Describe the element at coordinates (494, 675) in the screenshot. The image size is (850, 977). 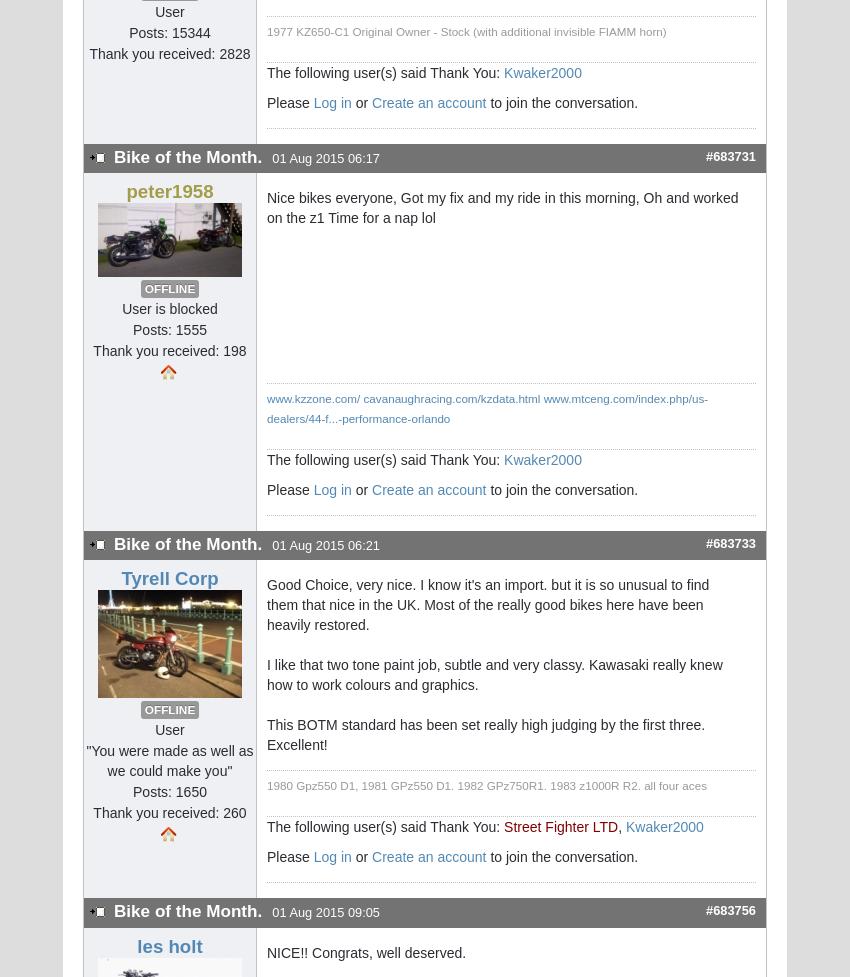
I see `'I like that two tone paint job,   subtle and very classy. Kawasaki really knew how to work colours and graphics.'` at that location.